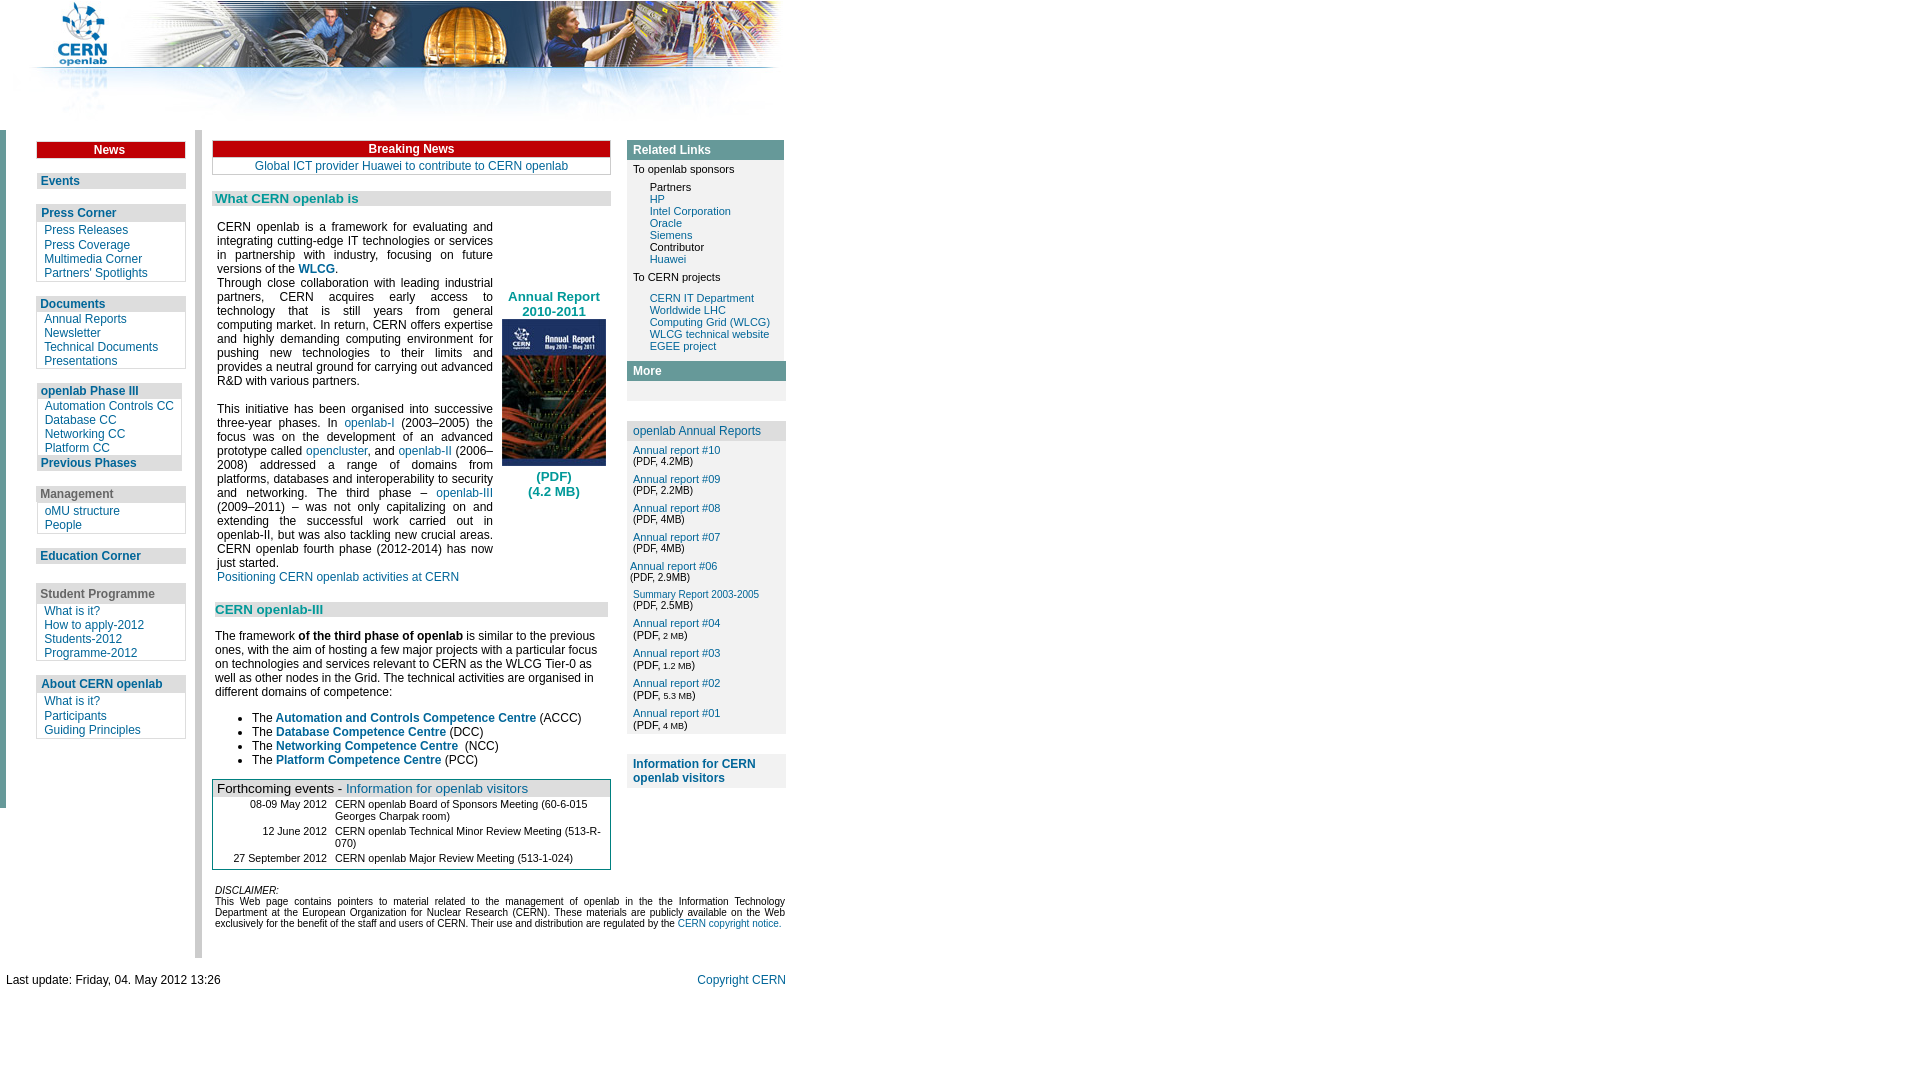 The image size is (1920, 1080). What do you see at coordinates (108, 405) in the screenshot?
I see `'Automation Controls CC'` at bounding box center [108, 405].